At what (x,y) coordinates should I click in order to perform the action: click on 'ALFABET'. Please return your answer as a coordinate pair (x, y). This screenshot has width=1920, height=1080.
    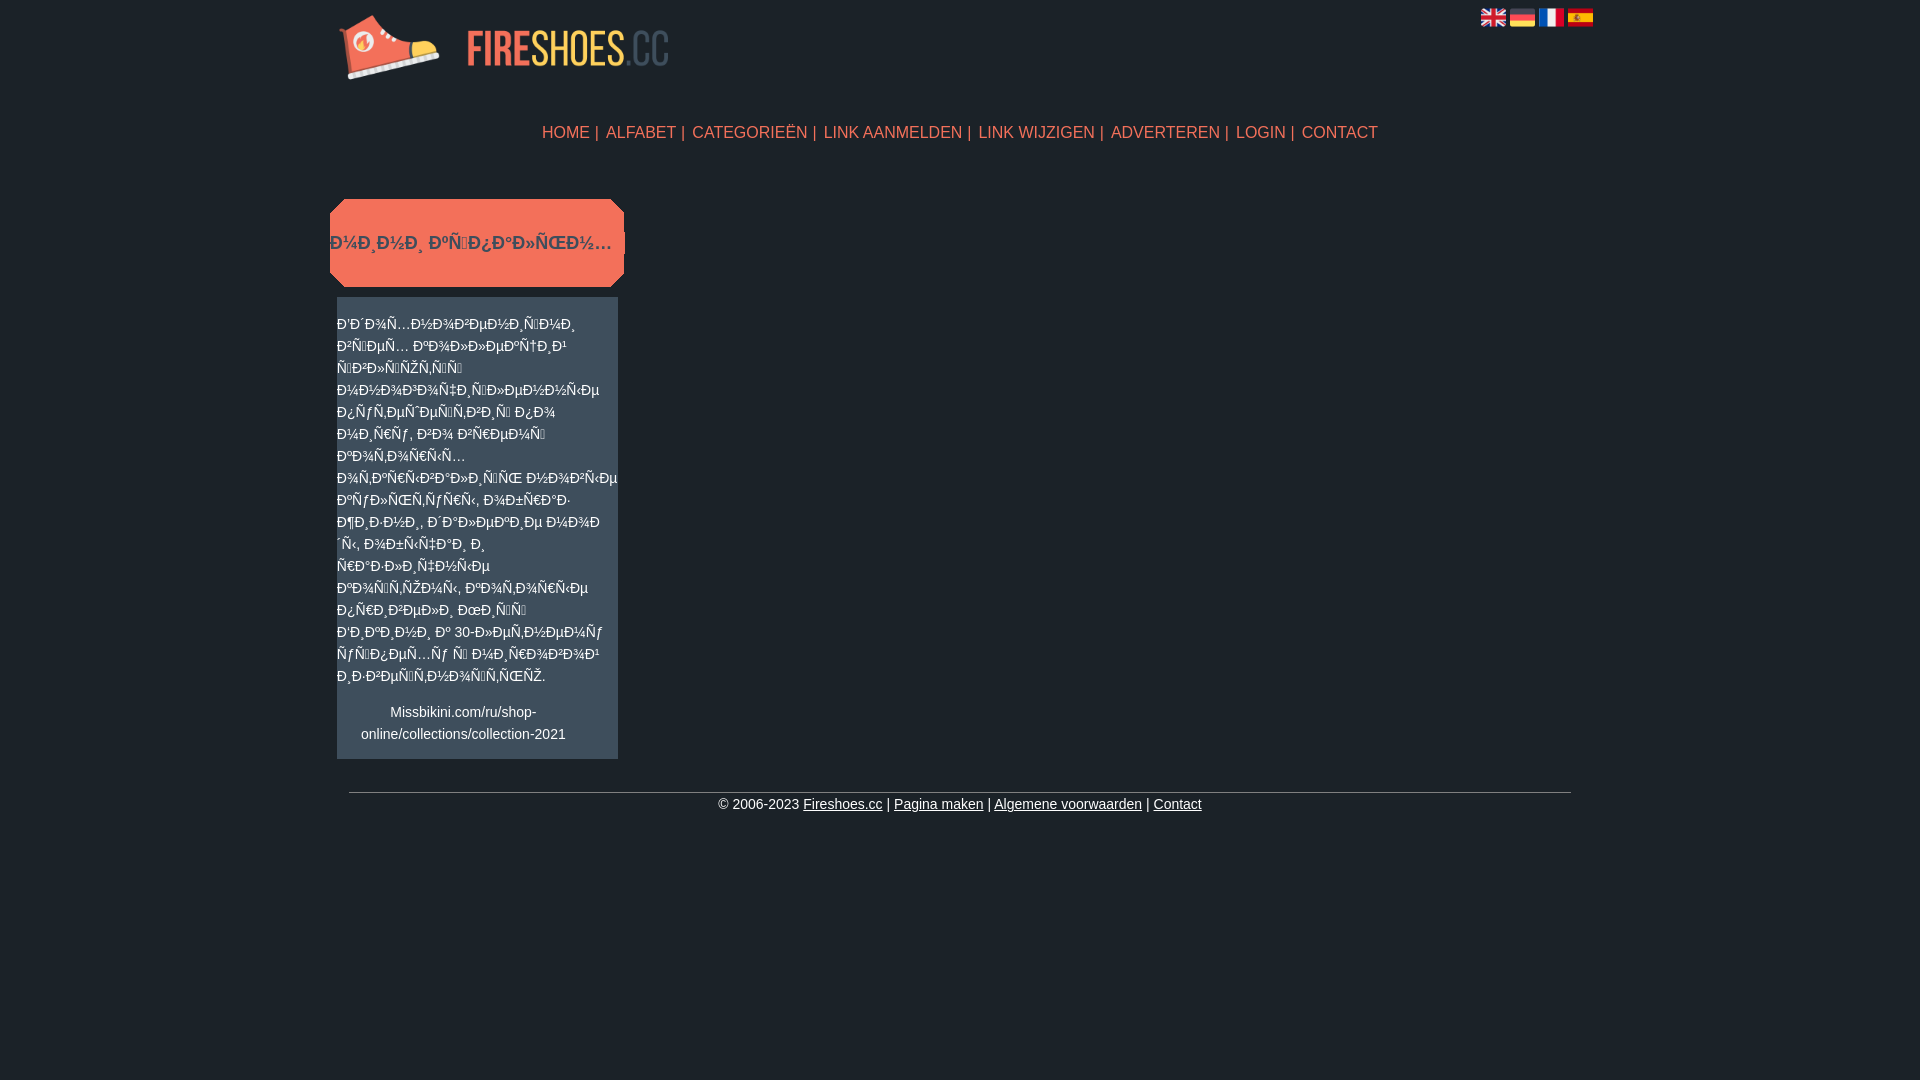
    Looking at the image, I should click on (645, 132).